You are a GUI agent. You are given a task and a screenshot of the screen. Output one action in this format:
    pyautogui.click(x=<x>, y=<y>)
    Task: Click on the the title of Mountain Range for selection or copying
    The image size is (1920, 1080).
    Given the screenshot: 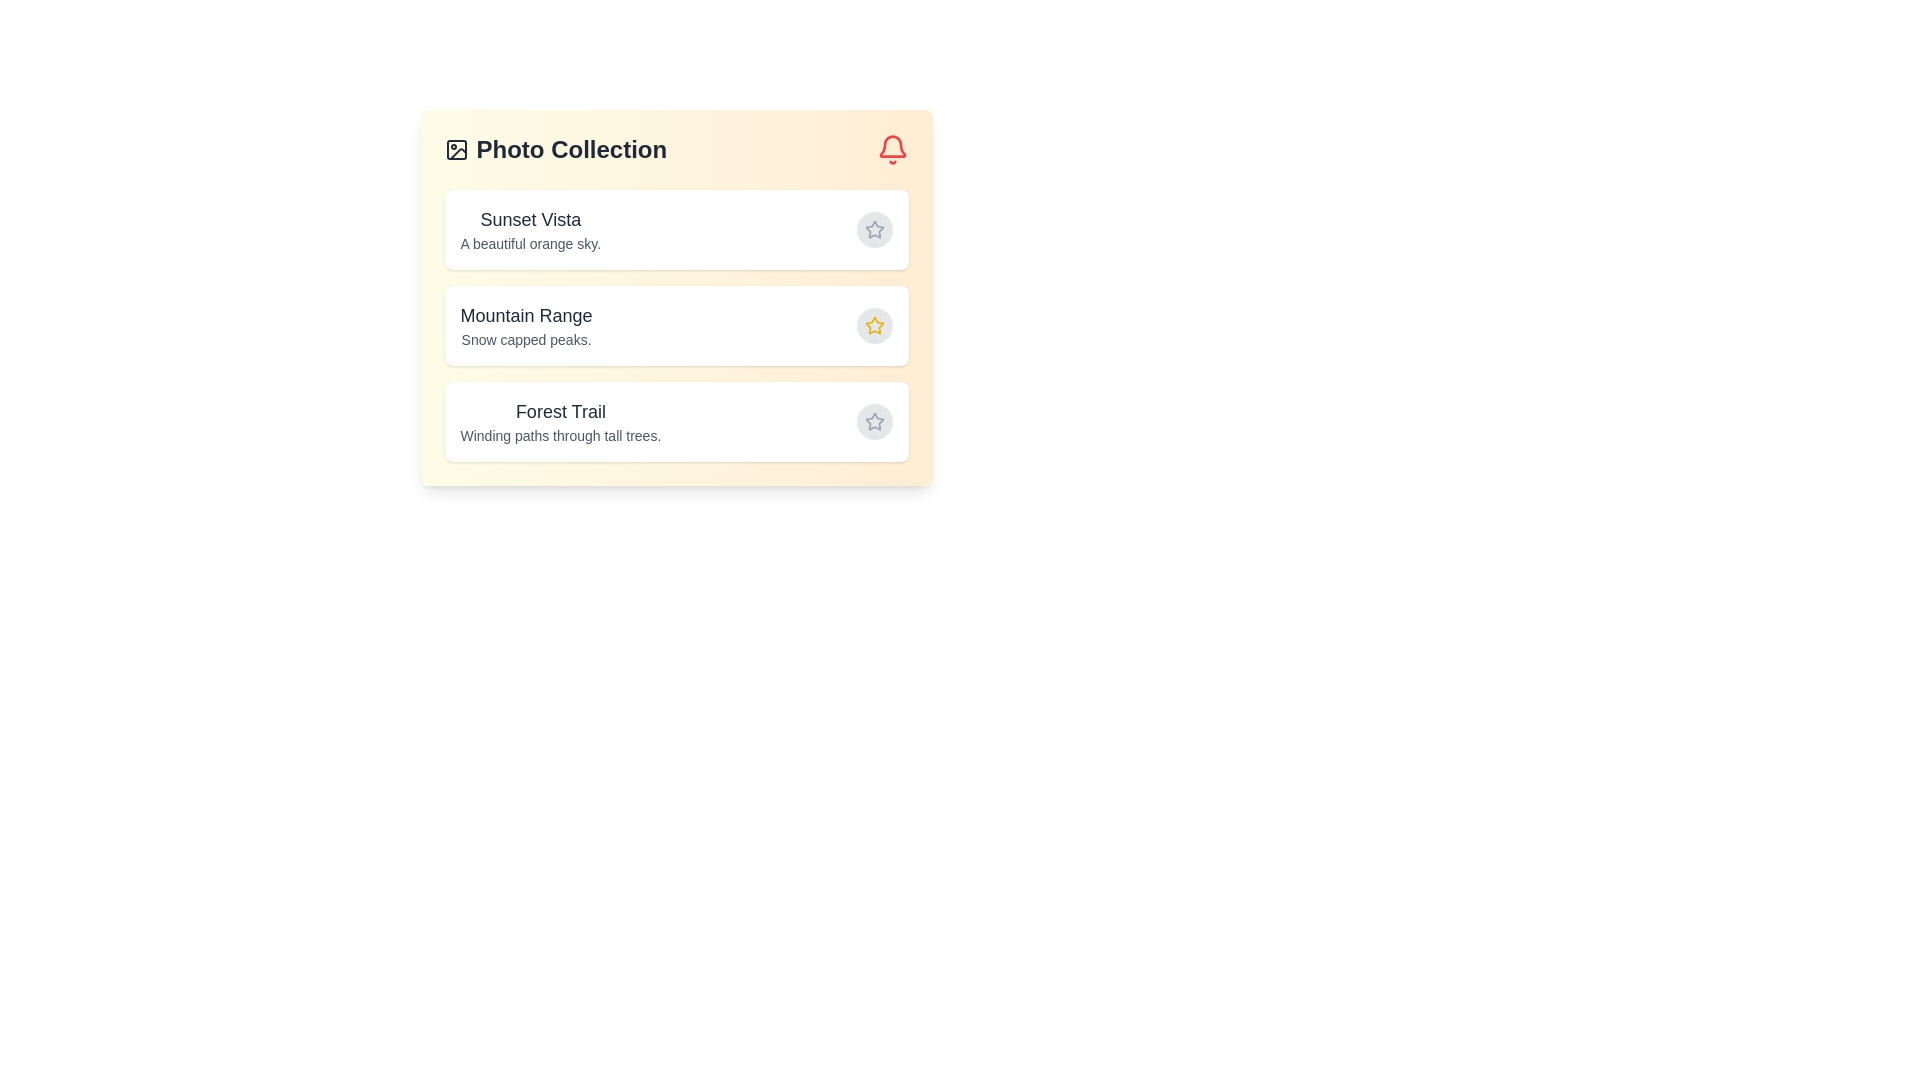 What is the action you would take?
    pyautogui.click(x=526, y=315)
    